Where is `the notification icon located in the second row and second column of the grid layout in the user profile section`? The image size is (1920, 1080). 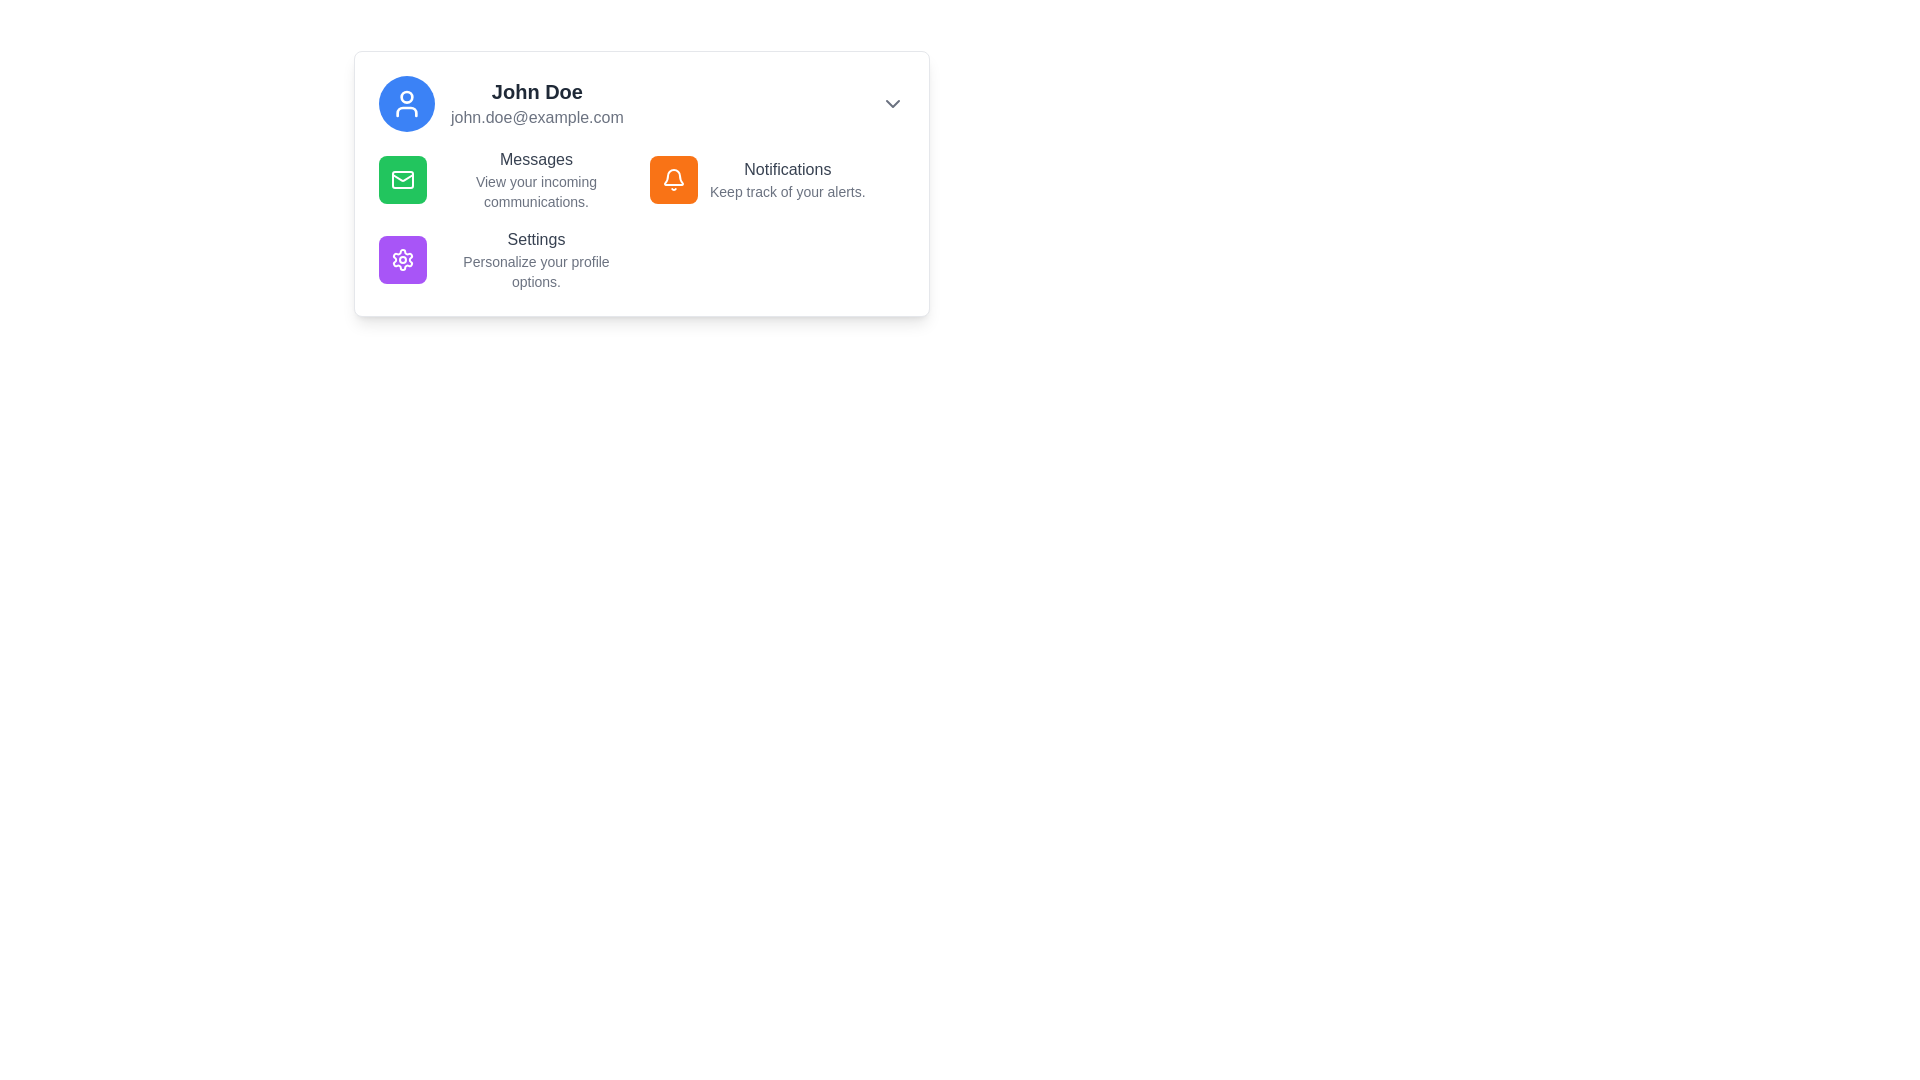
the notification icon located in the second row and second column of the grid layout in the user profile section is located at coordinates (673, 180).